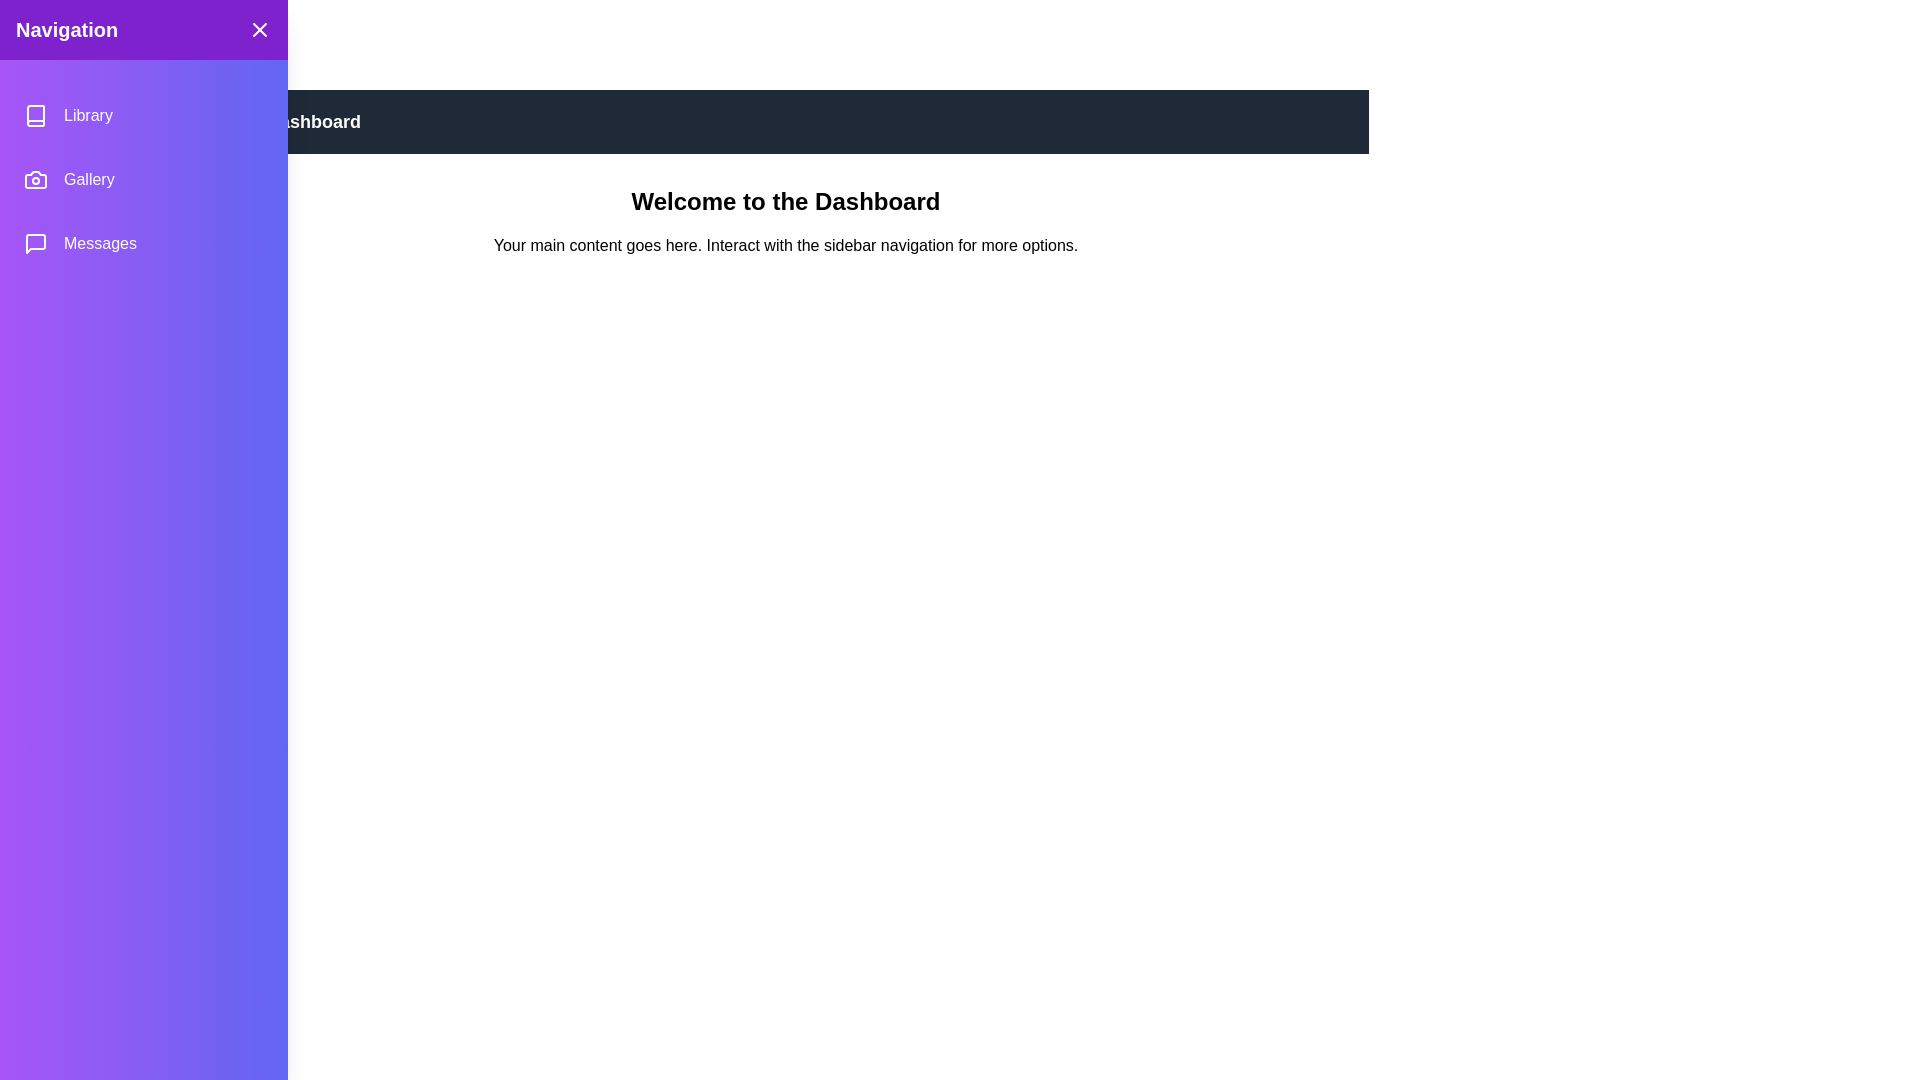  I want to click on heading text 'Welcome to the Dashboard' which is prominently displayed in bold and large size, located at the upper-middle section of the main content area, directly under the navigation header, so click(785, 201).